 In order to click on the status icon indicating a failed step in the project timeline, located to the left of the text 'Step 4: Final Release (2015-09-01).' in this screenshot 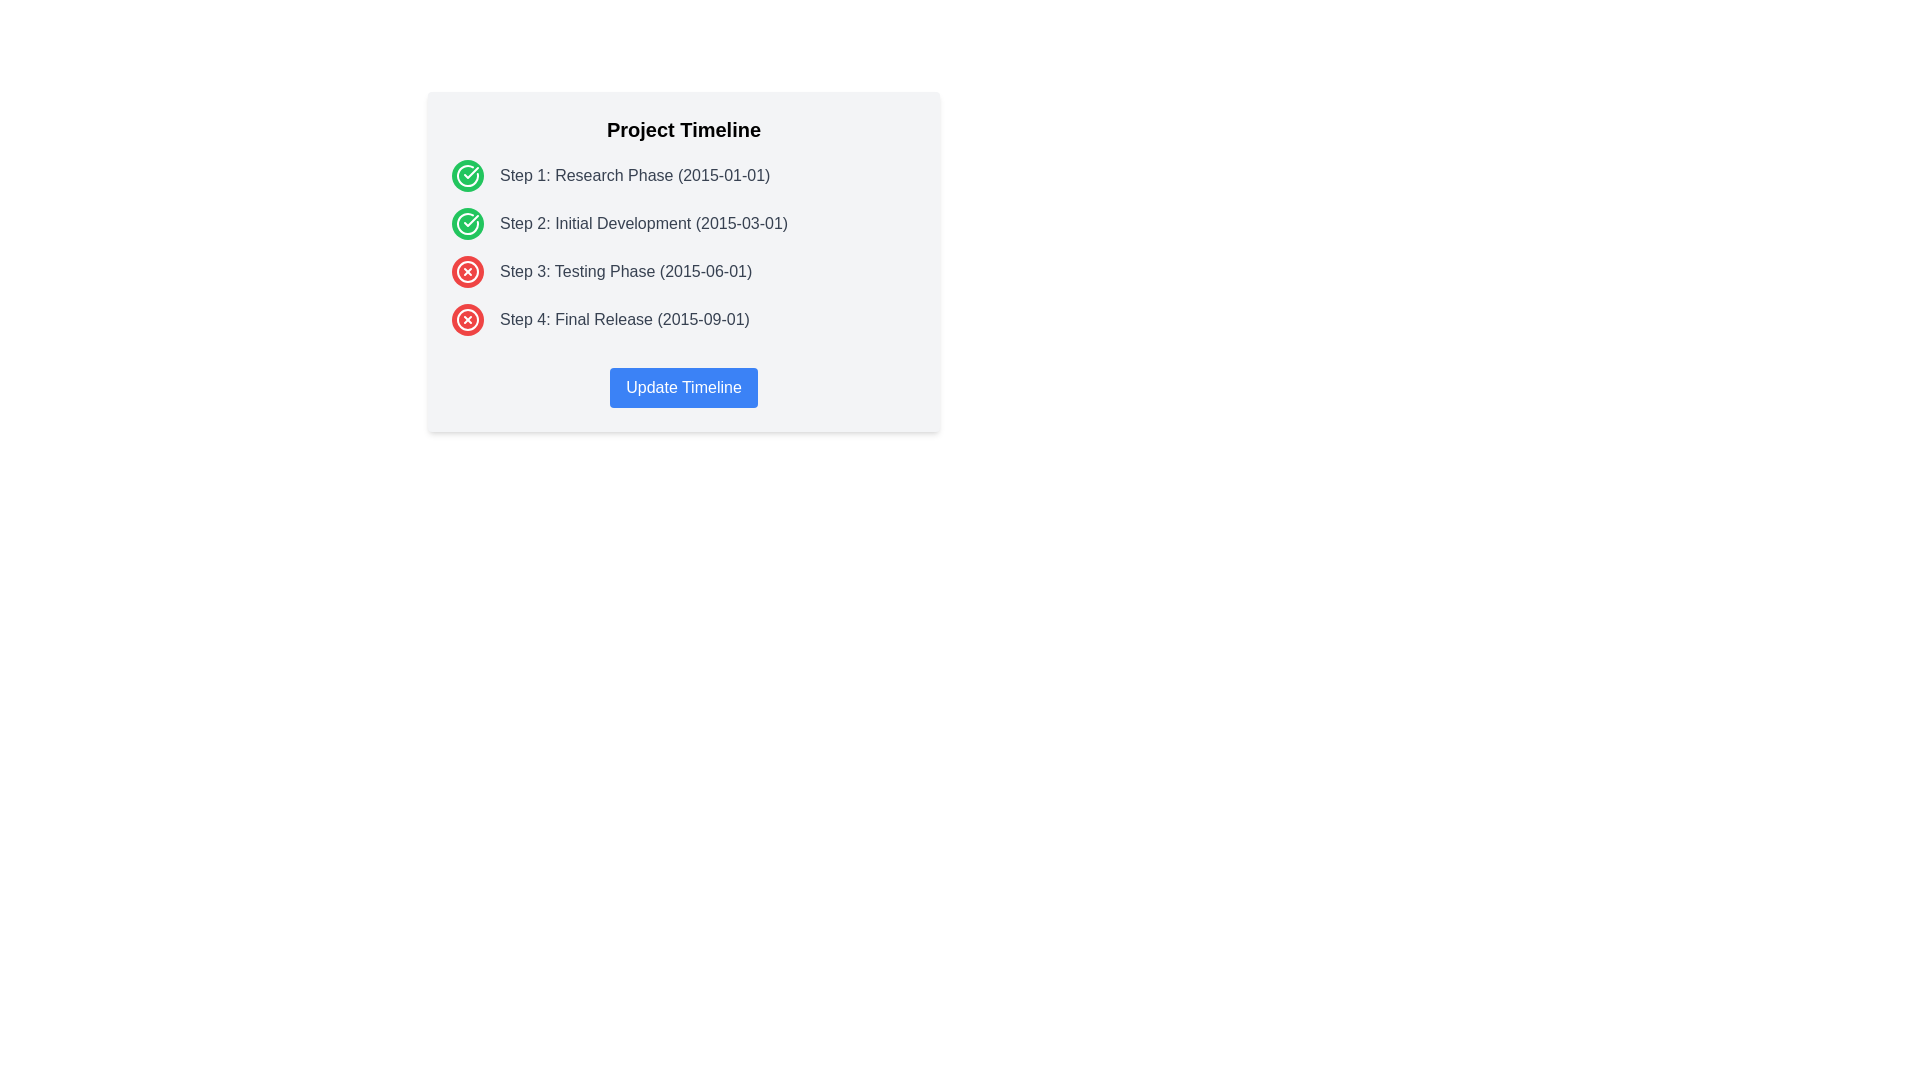, I will do `click(466, 272)`.